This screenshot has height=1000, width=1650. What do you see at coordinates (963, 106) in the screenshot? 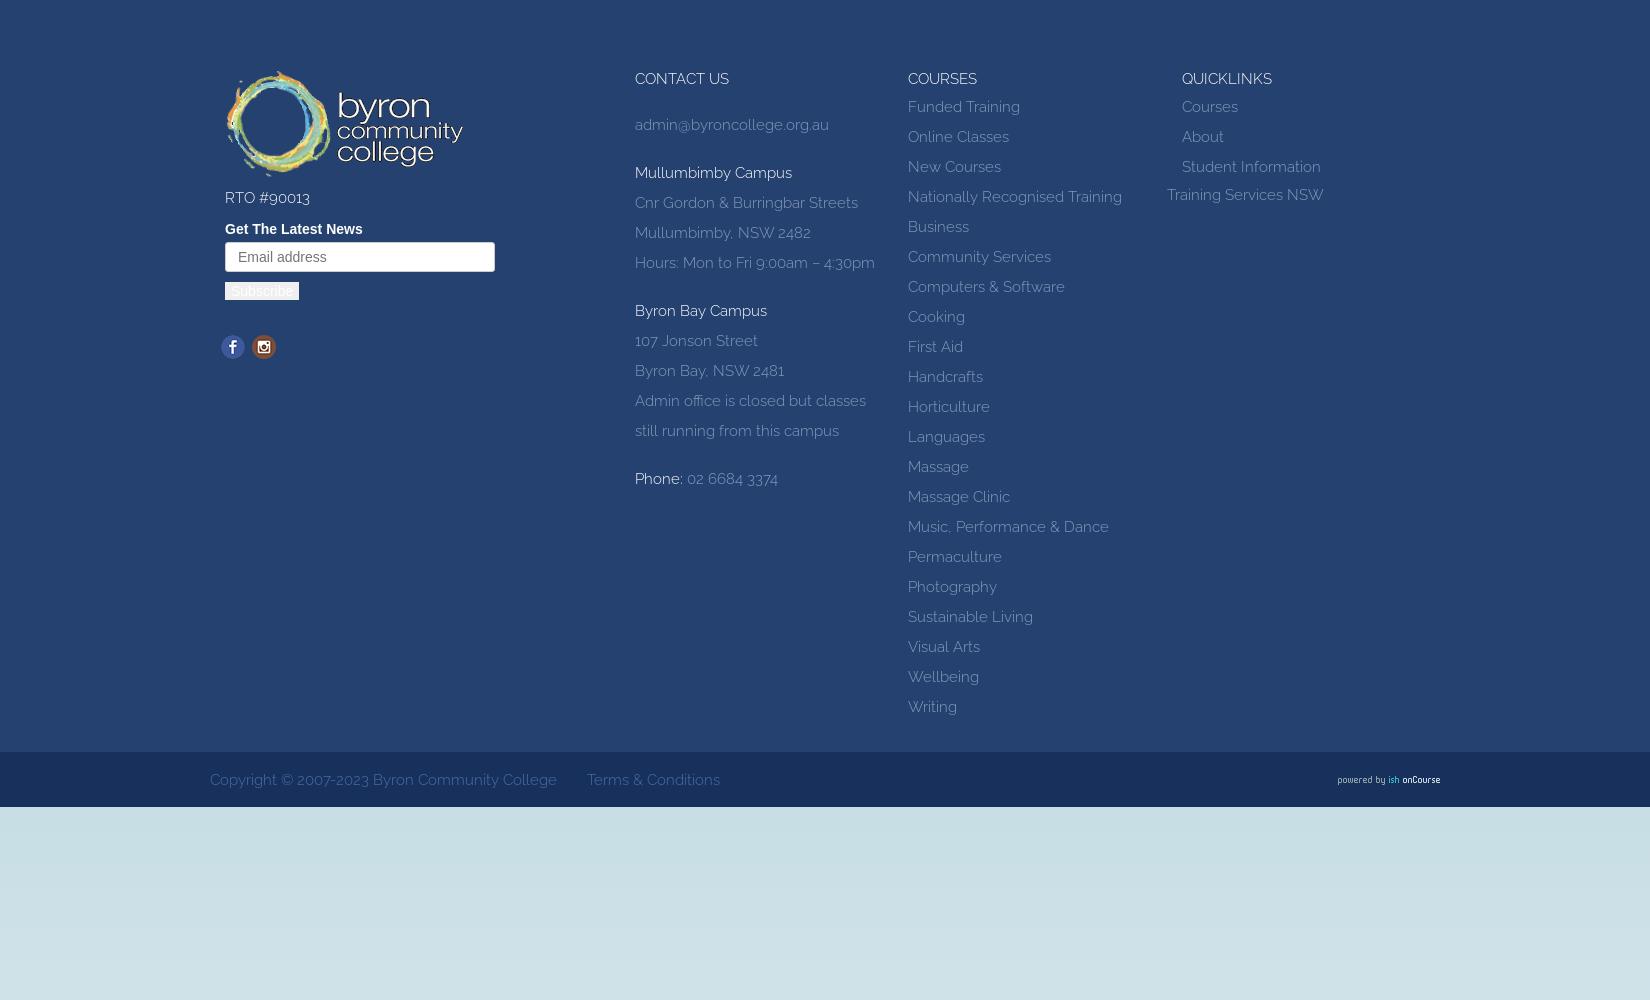
I see `'Funded Training'` at bounding box center [963, 106].